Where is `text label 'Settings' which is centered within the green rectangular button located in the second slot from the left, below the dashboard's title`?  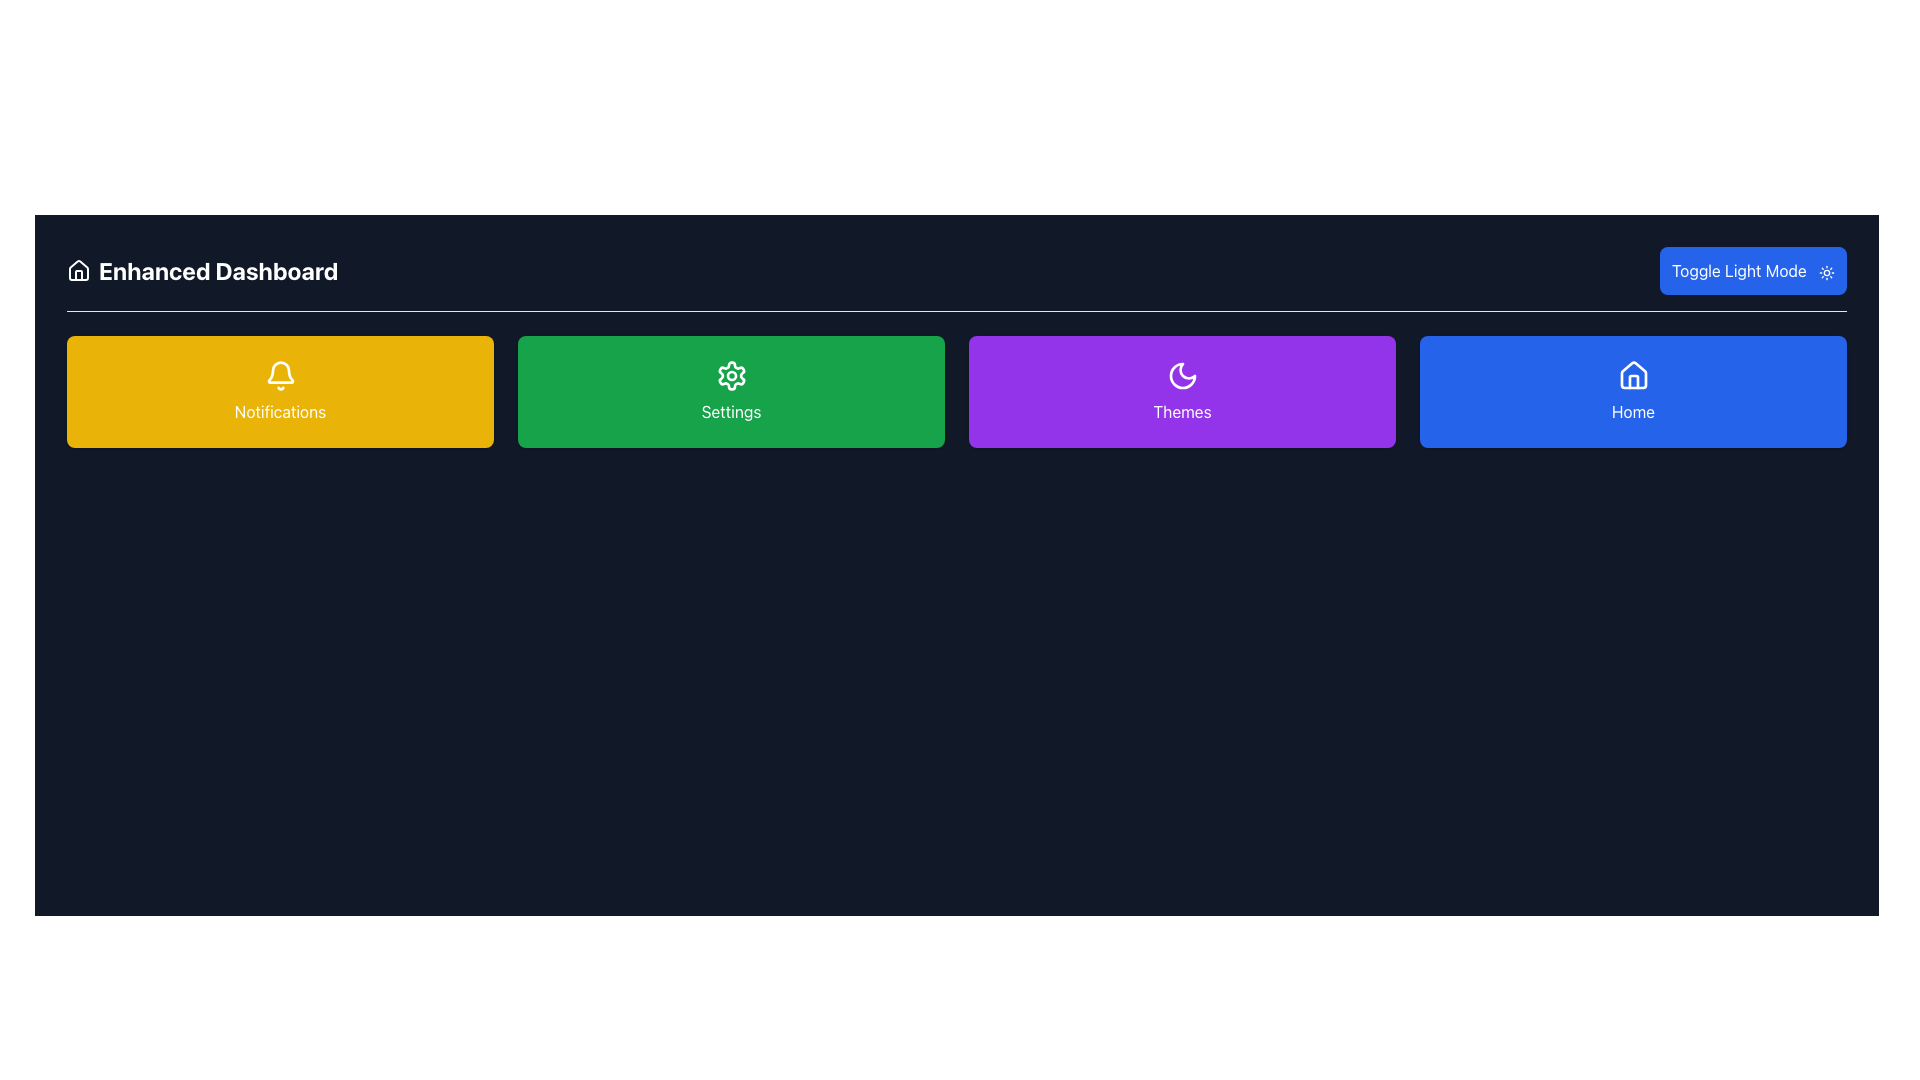
text label 'Settings' which is centered within the green rectangular button located in the second slot from the left, below the dashboard's title is located at coordinates (730, 411).